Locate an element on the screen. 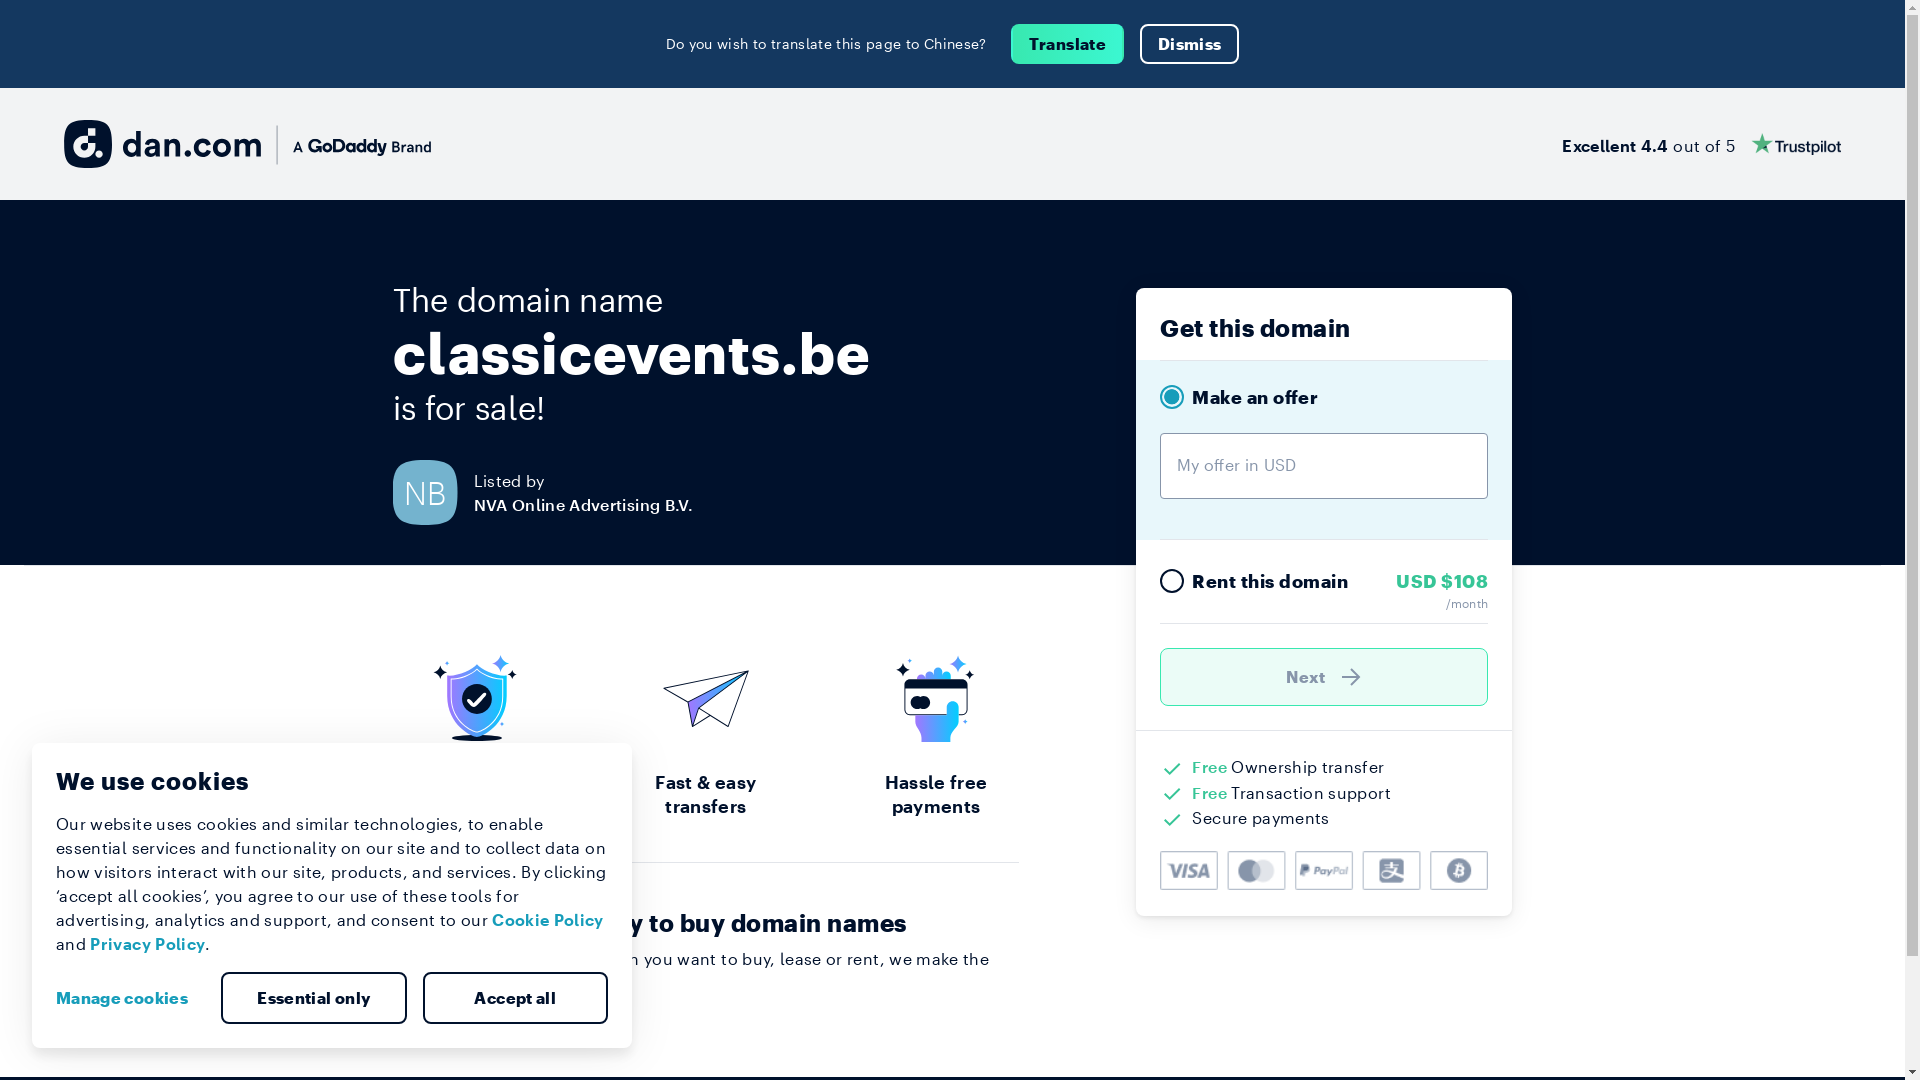  'Translate' is located at coordinates (1066, 43).